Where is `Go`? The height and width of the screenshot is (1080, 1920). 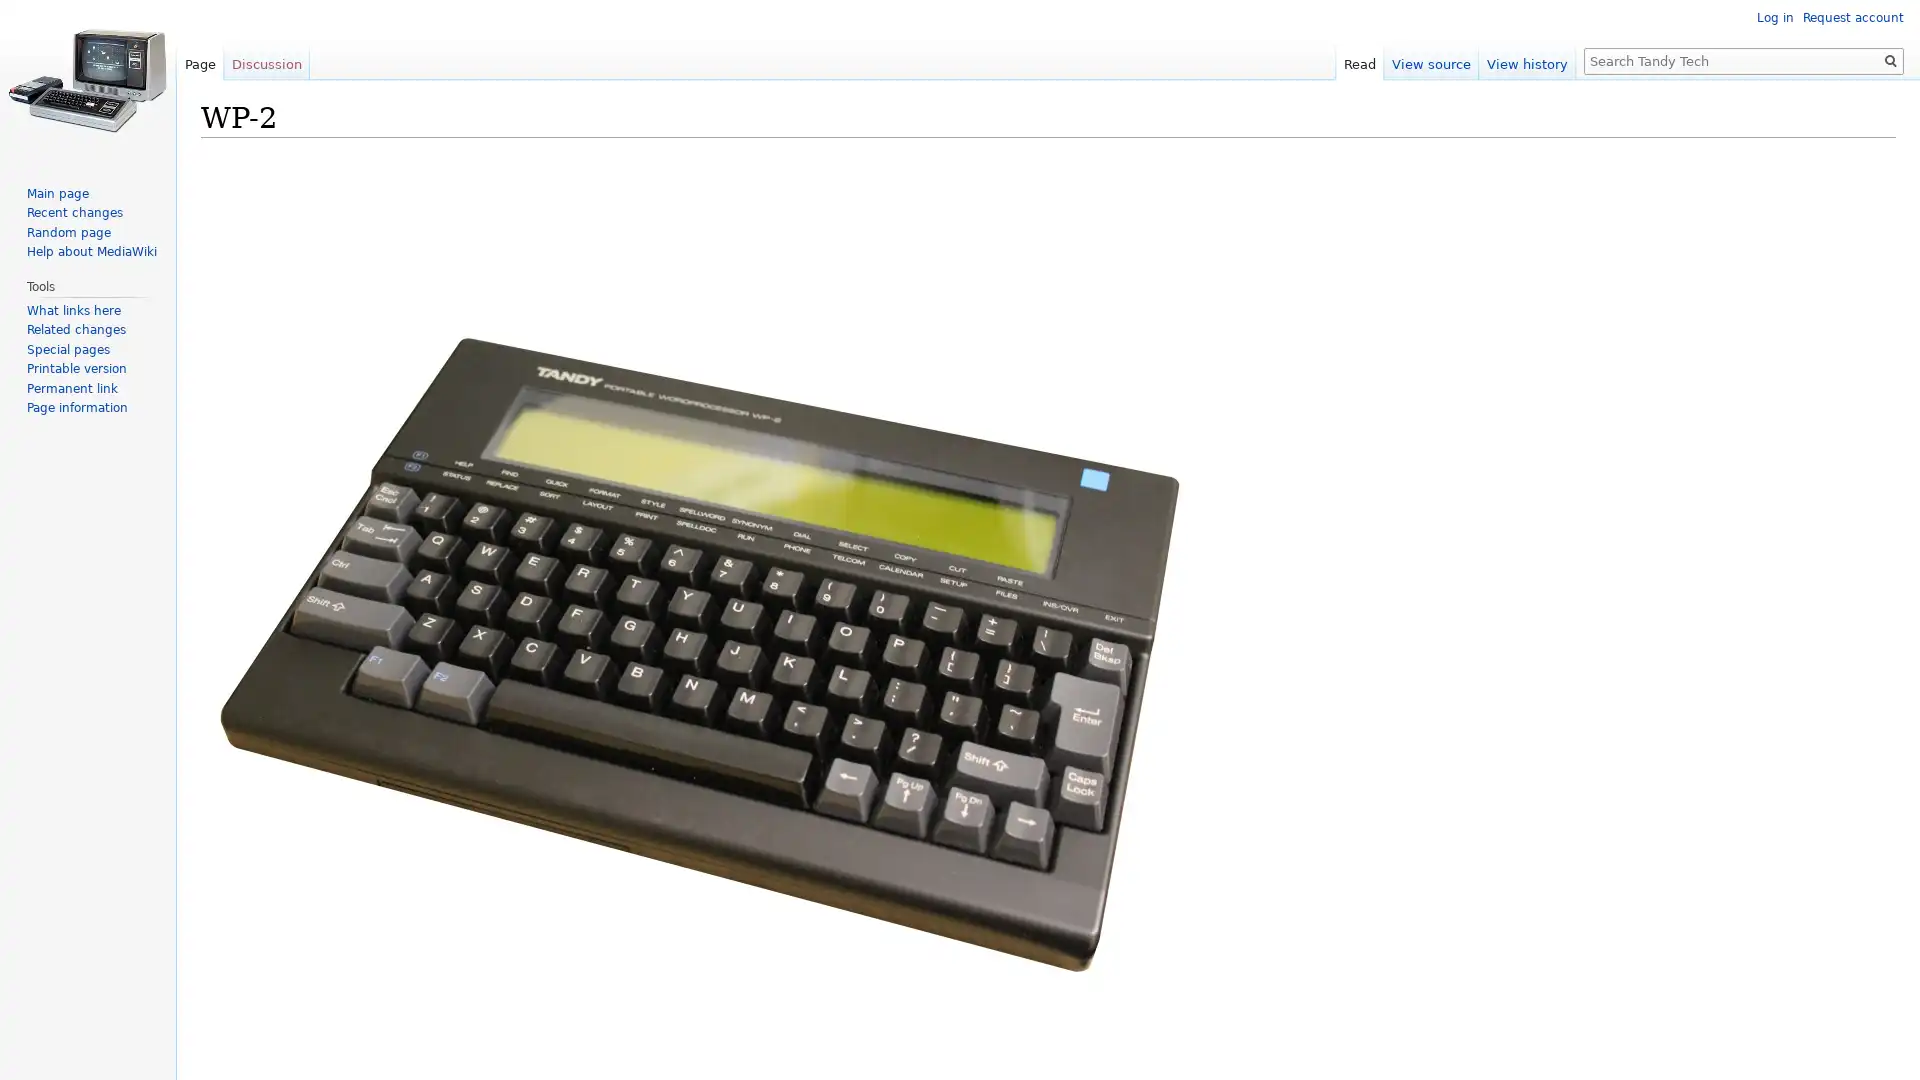
Go is located at coordinates (1890, 60).